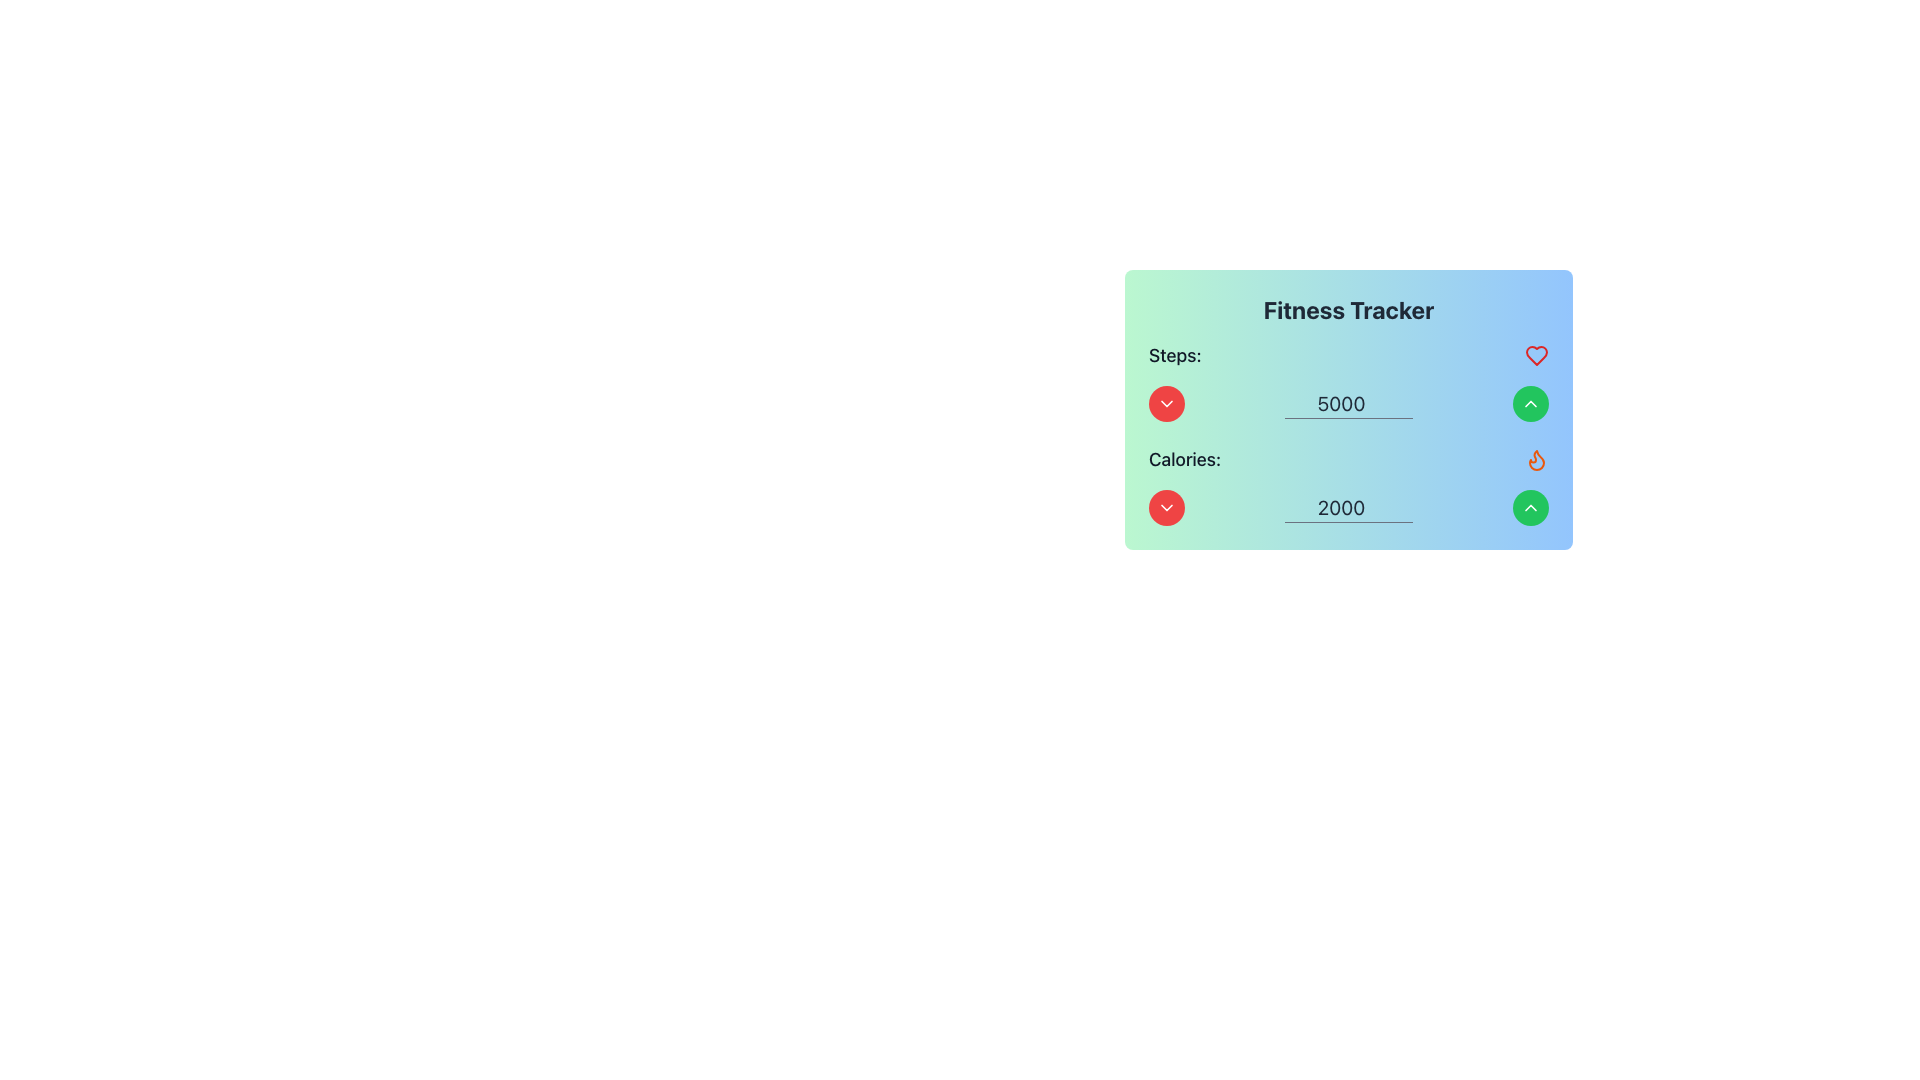  Describe the element at coordinates (1530, 404) in the screenshot. I see `the button located to the right of the numeric input field displaying '5000', which is aligned vertically with the 'Steps:' label, to increase the value` at that location.